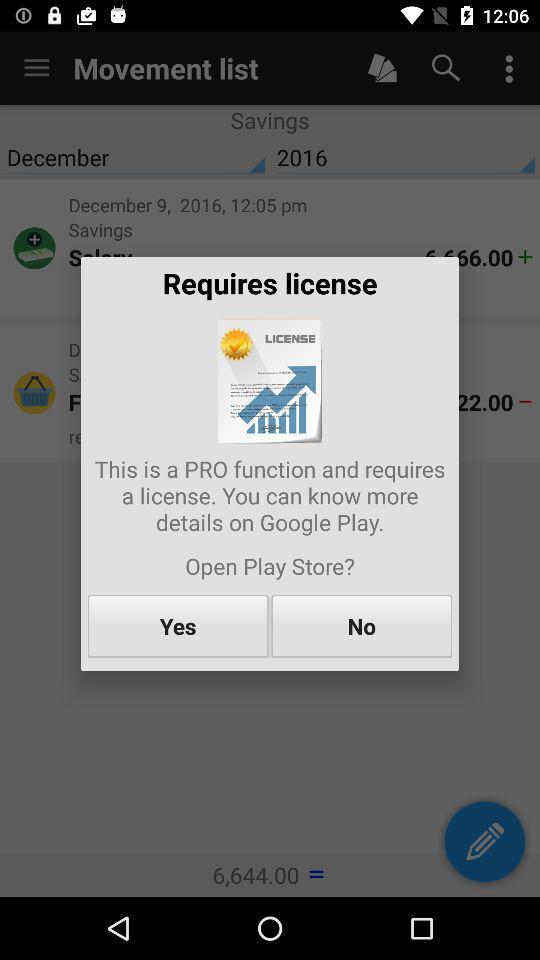  I want to click on the icon below the open play store?, so click(178, 625).